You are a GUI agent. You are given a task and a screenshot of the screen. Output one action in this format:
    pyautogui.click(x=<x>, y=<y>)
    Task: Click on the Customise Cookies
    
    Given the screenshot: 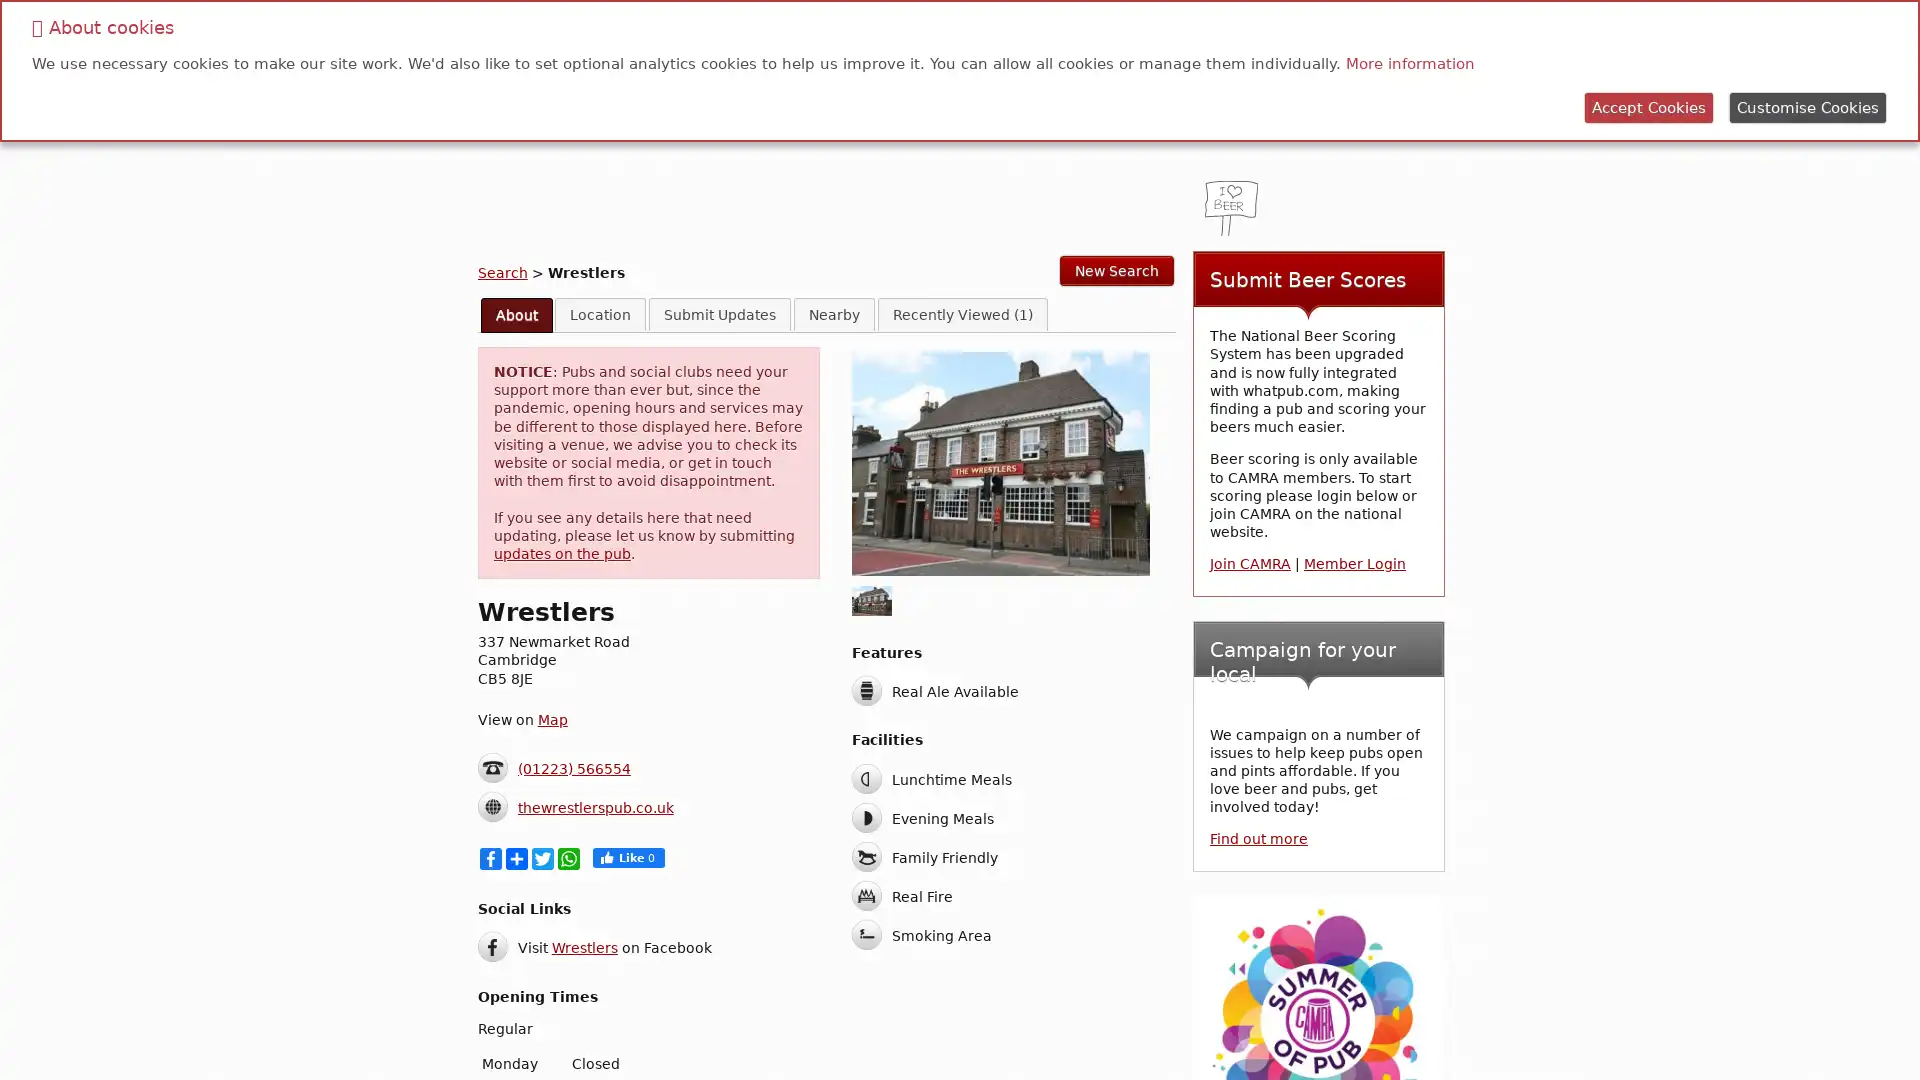 What is the action you would take?
    pyautogui.click(x=1808, y=107)
    